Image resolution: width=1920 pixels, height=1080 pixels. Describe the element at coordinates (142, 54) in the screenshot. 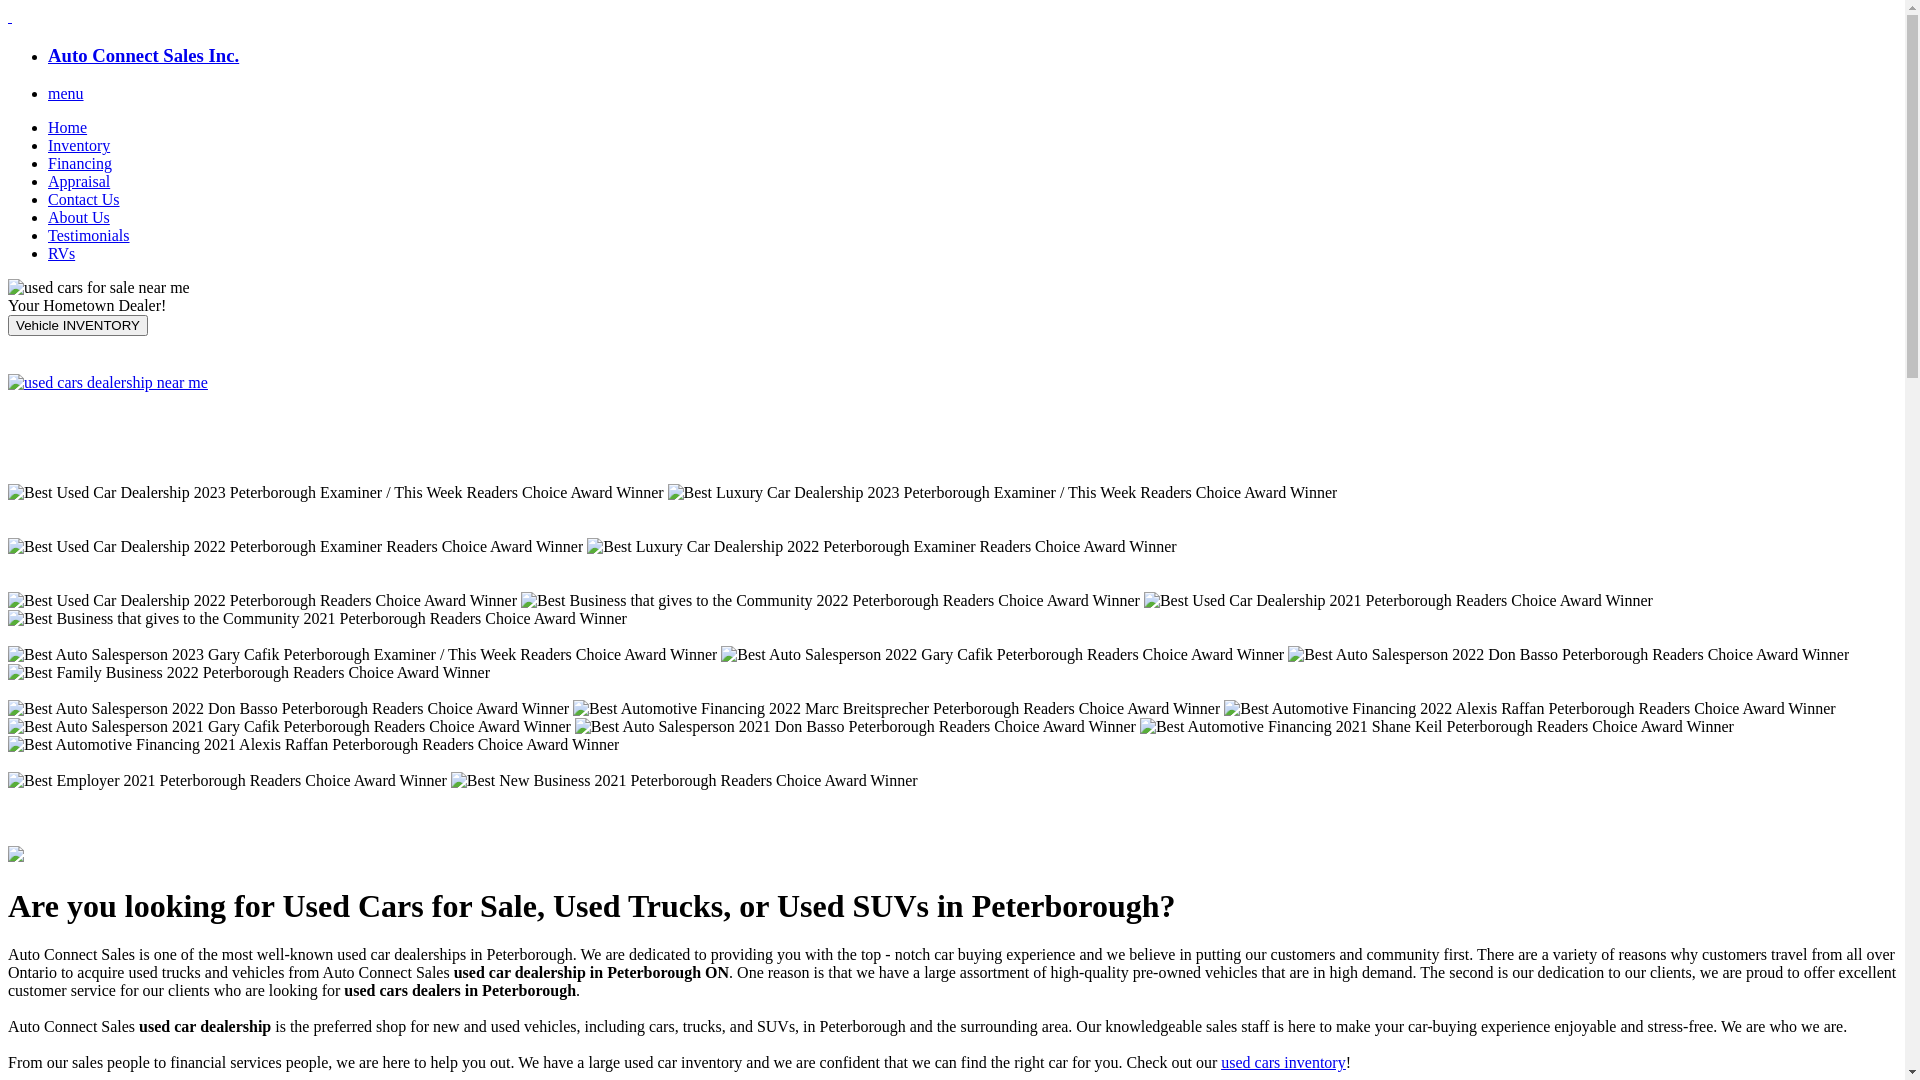

I see `'Auto Connect Sales Inc.'` at that location.